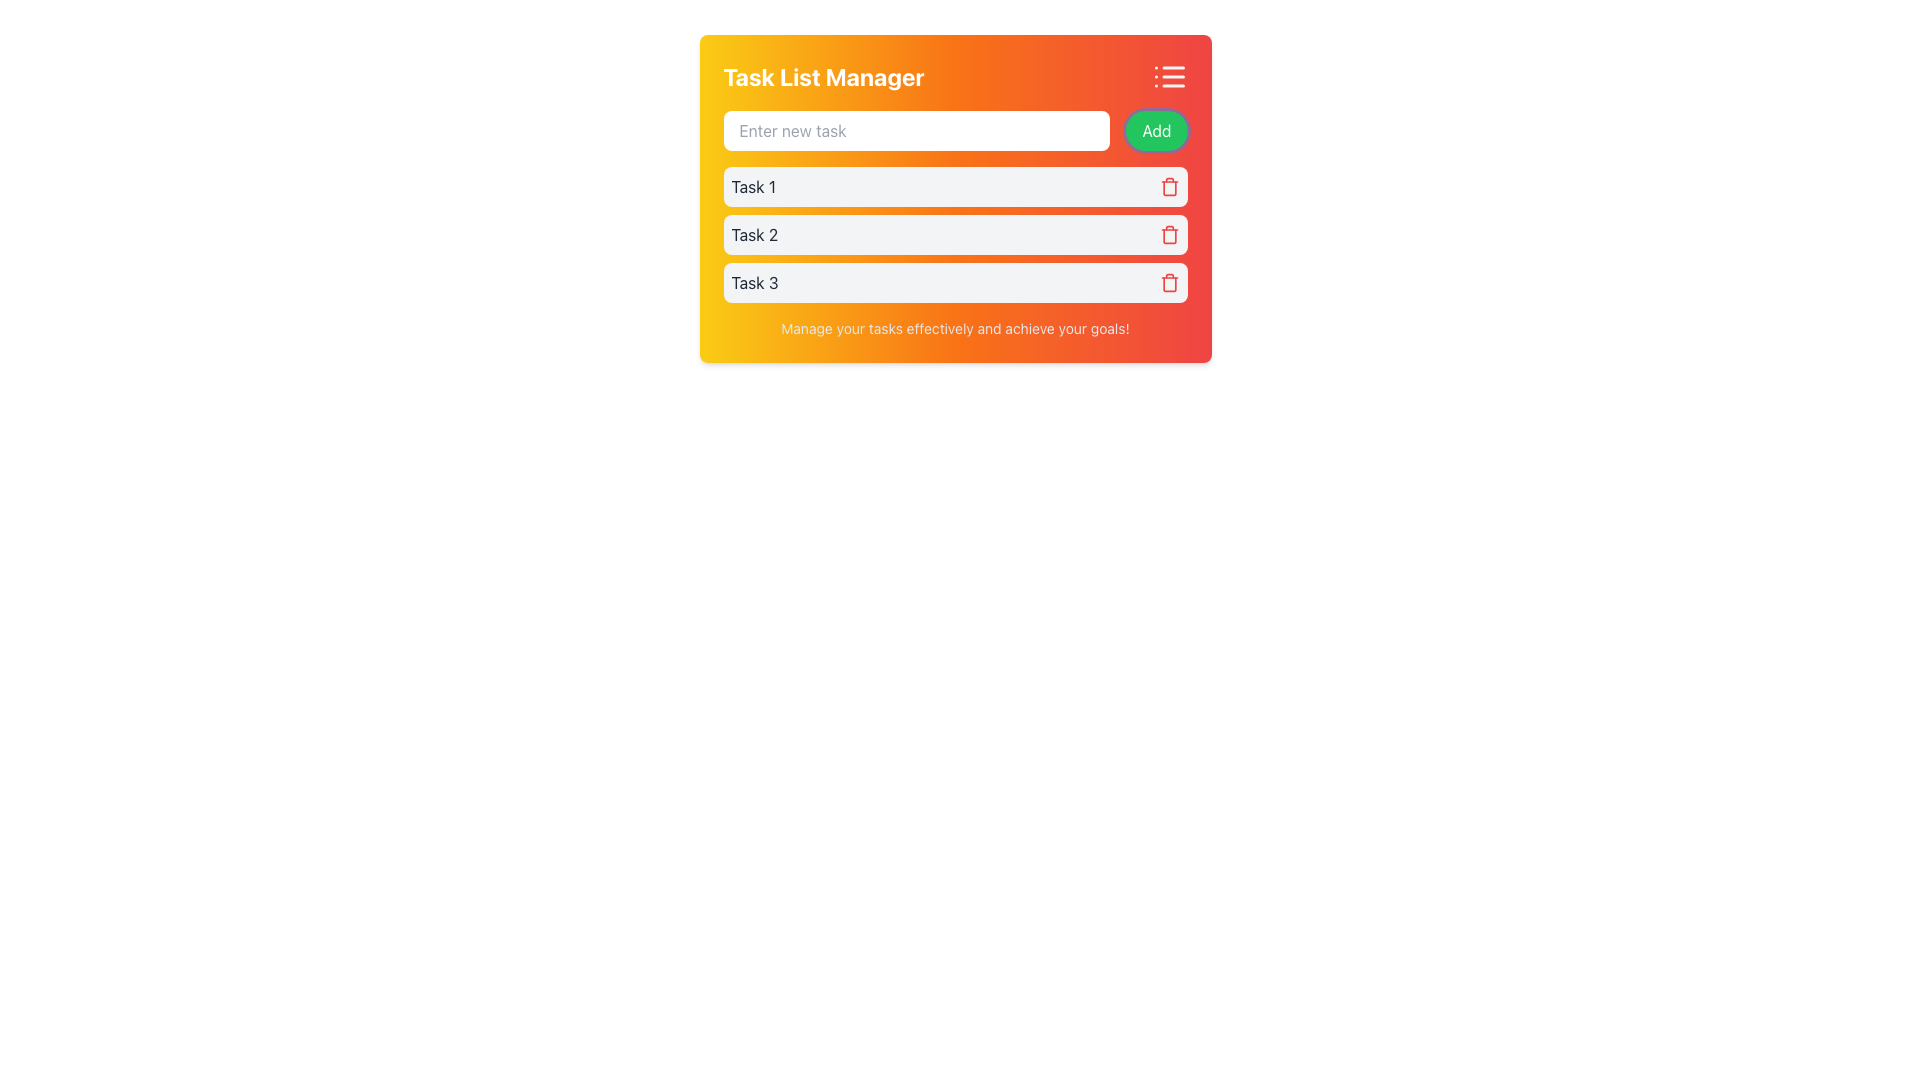 The height and width of the screenshot is (1080, 1920). I want to click on the icon with a stylized list and red background located in the upper right corner of the header section labeled 'Task List Manager', so click(1169, 76).